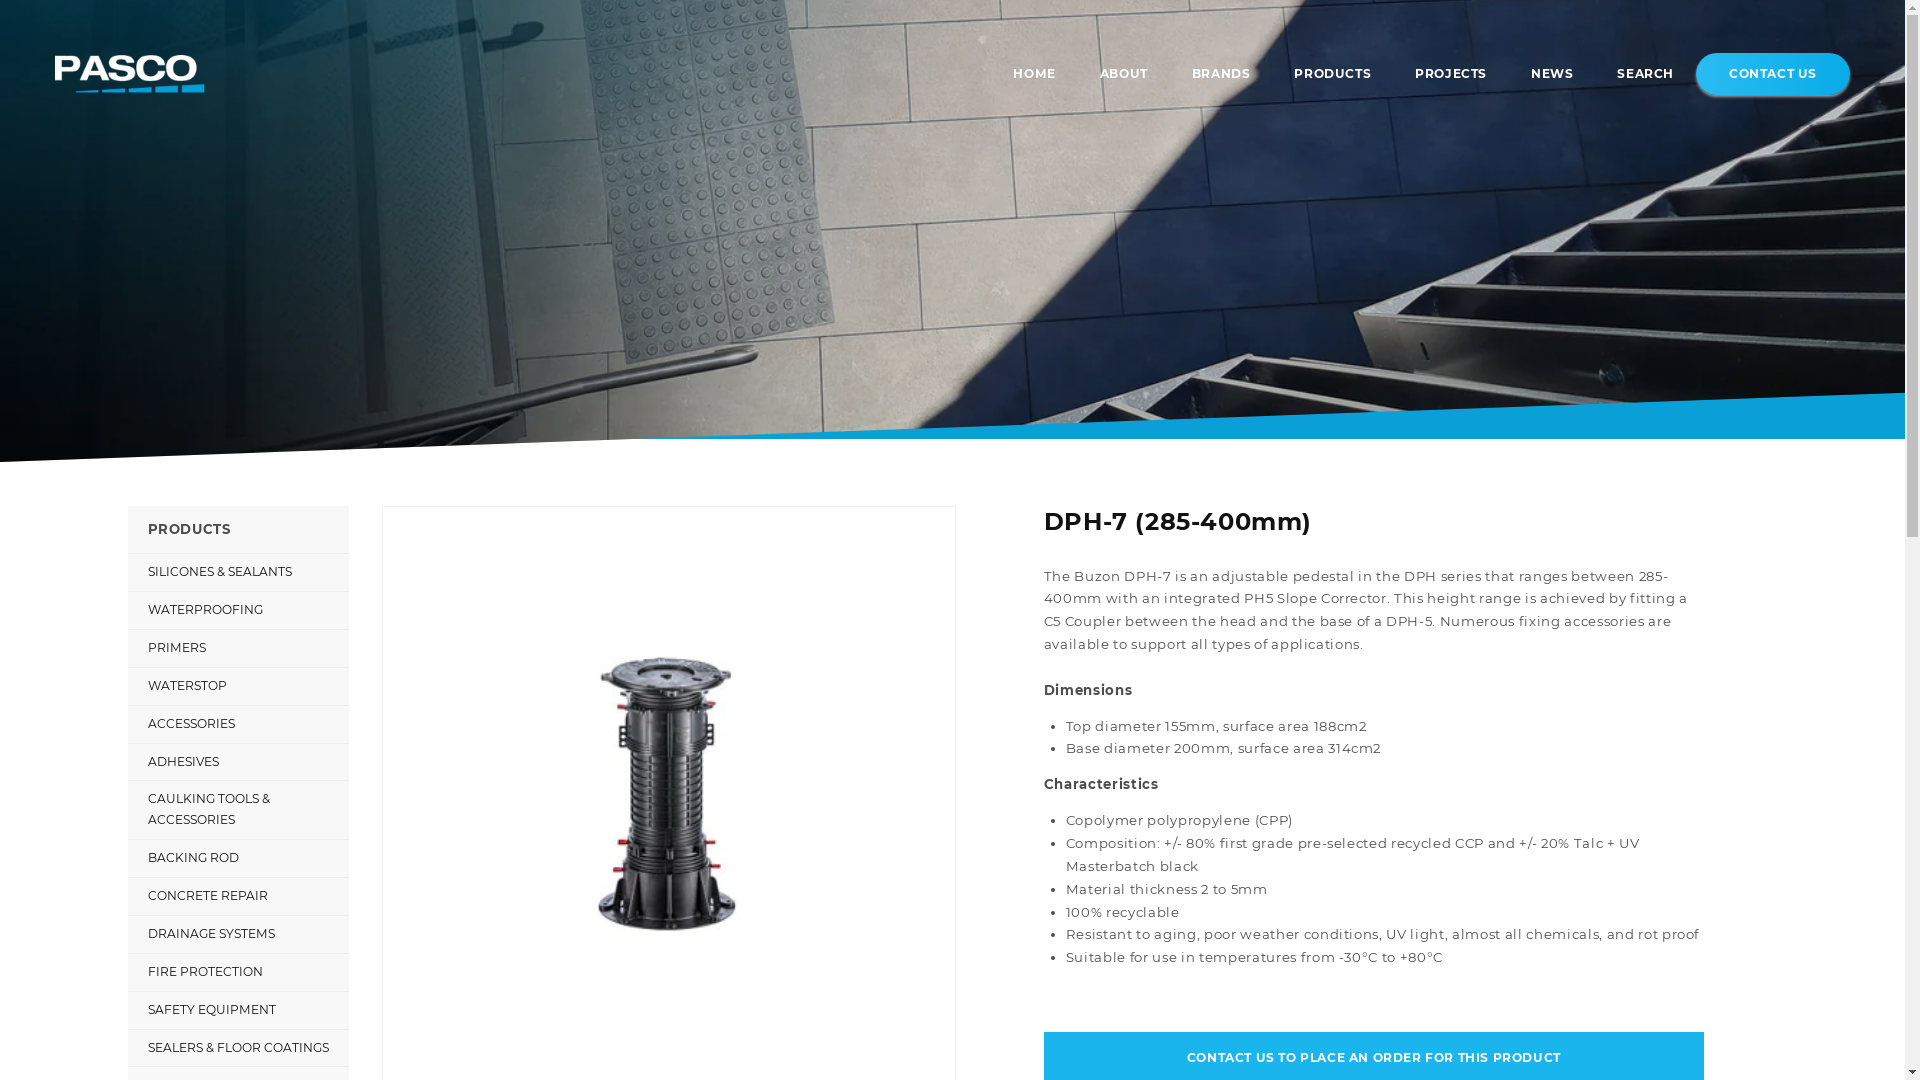 This screenshot has width=1920, height=1080. Describe the element at coordinates (238, 572) in the screenshot. I see `'SILICONES & SEALANTS'` at that location.